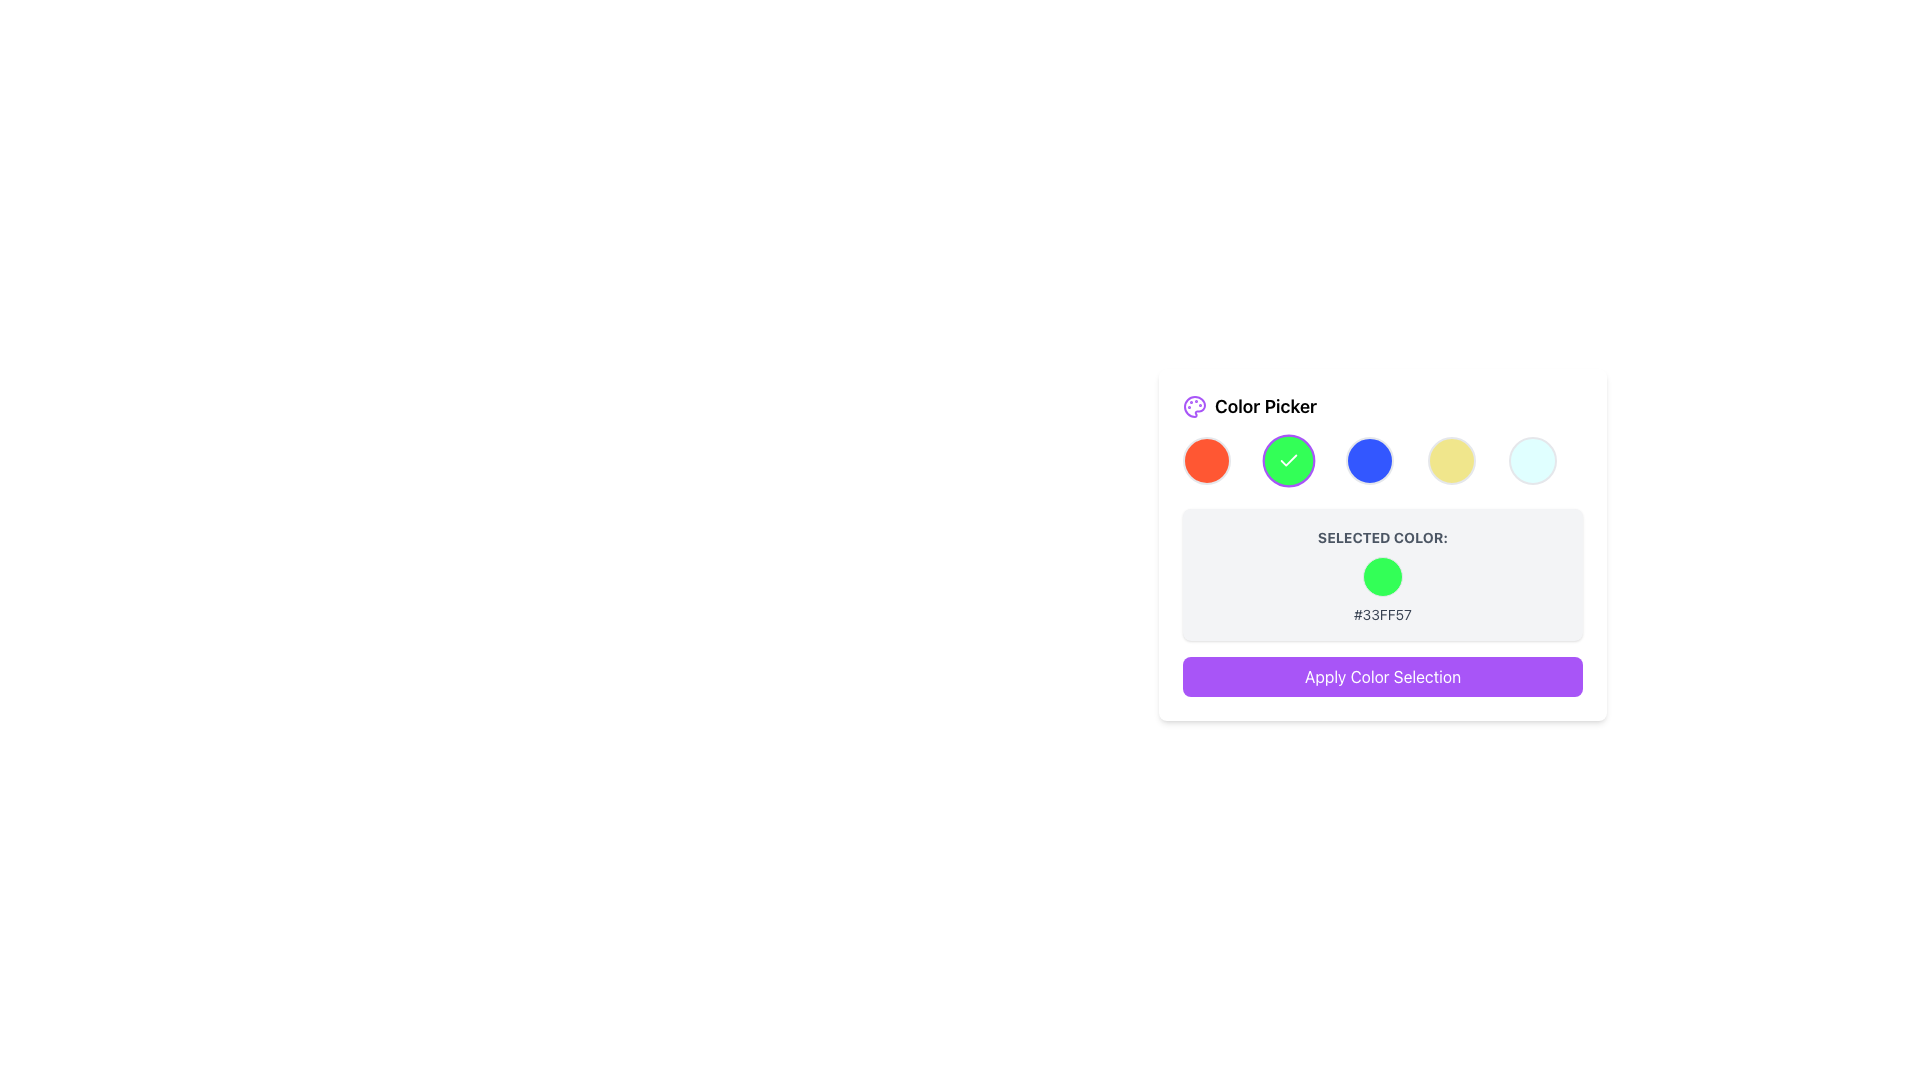 This screenshot has width=1920, height=1080. I want to click on text label that displays 'Selected Color:' which is bold and gray, positioned above the circular green color indicator, so click(1381, 536).